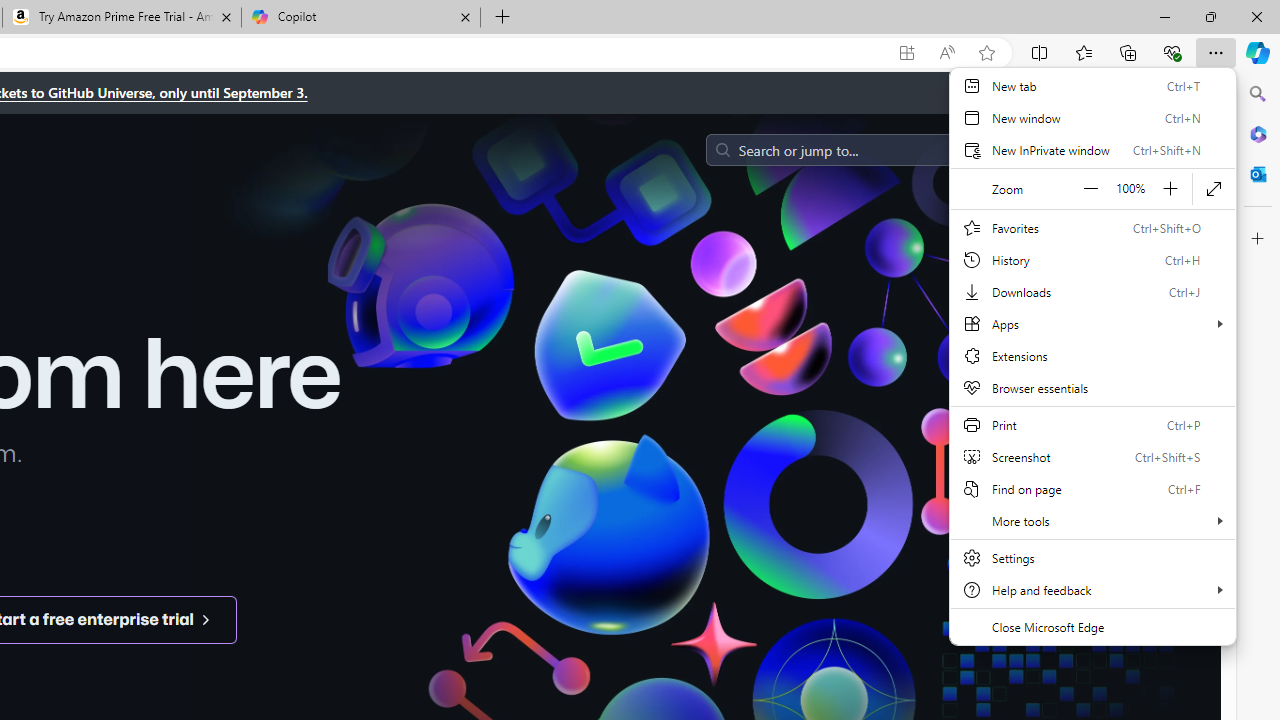 This screenshot has height=720, width=1280. Describe the element at coordinates (205, 618) in the screenshot. I see `'Class: octicon arrow-symbol-mktg'` at that location.